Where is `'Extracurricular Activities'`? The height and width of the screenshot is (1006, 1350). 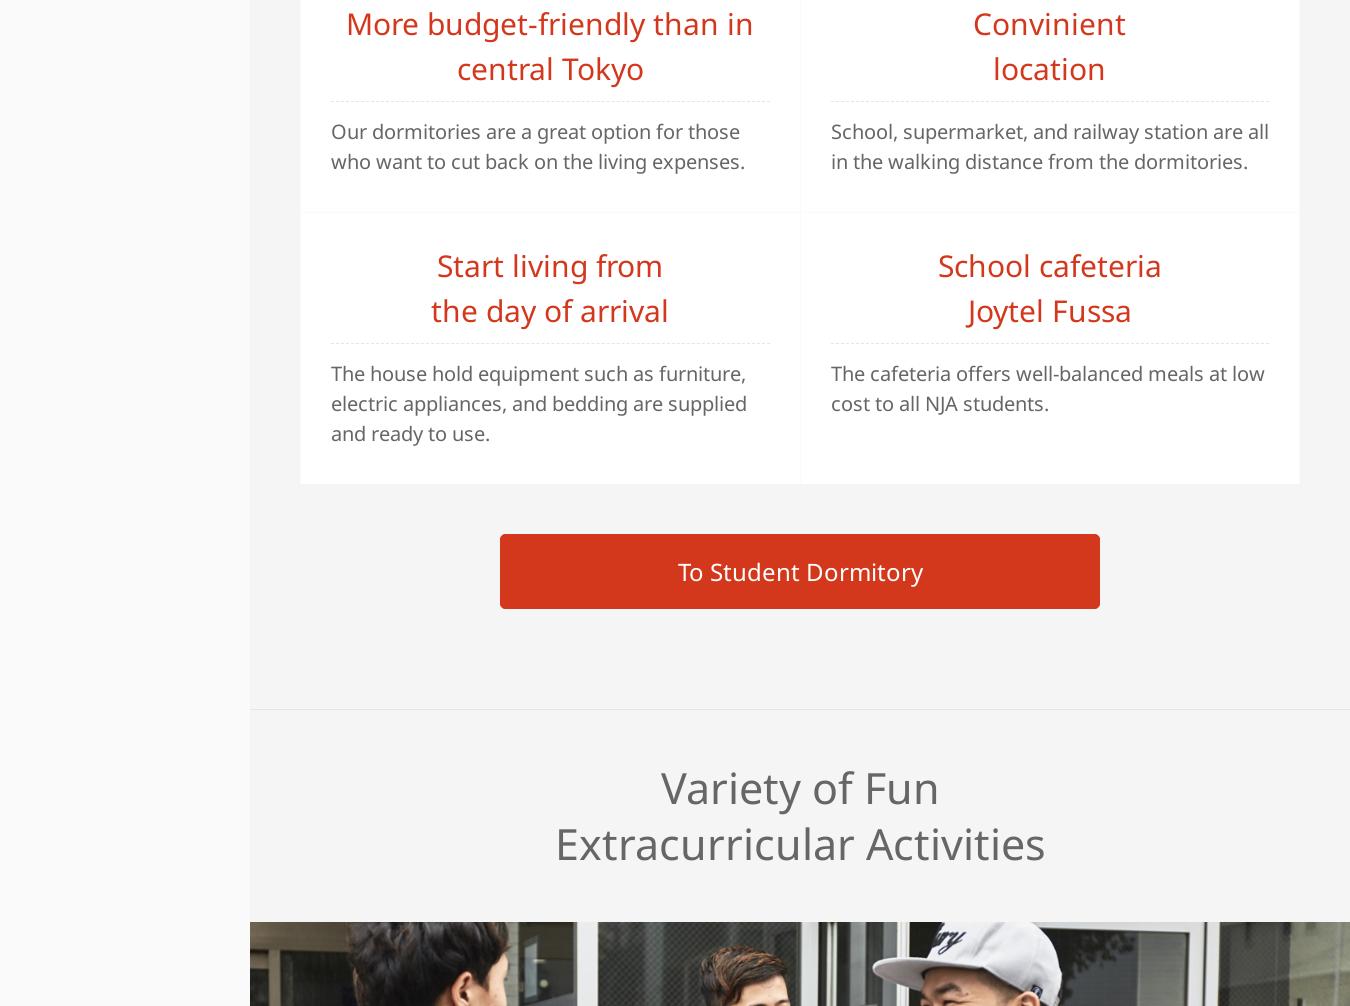
'Extracurricular Activities' is located at coordinates (799, 841).